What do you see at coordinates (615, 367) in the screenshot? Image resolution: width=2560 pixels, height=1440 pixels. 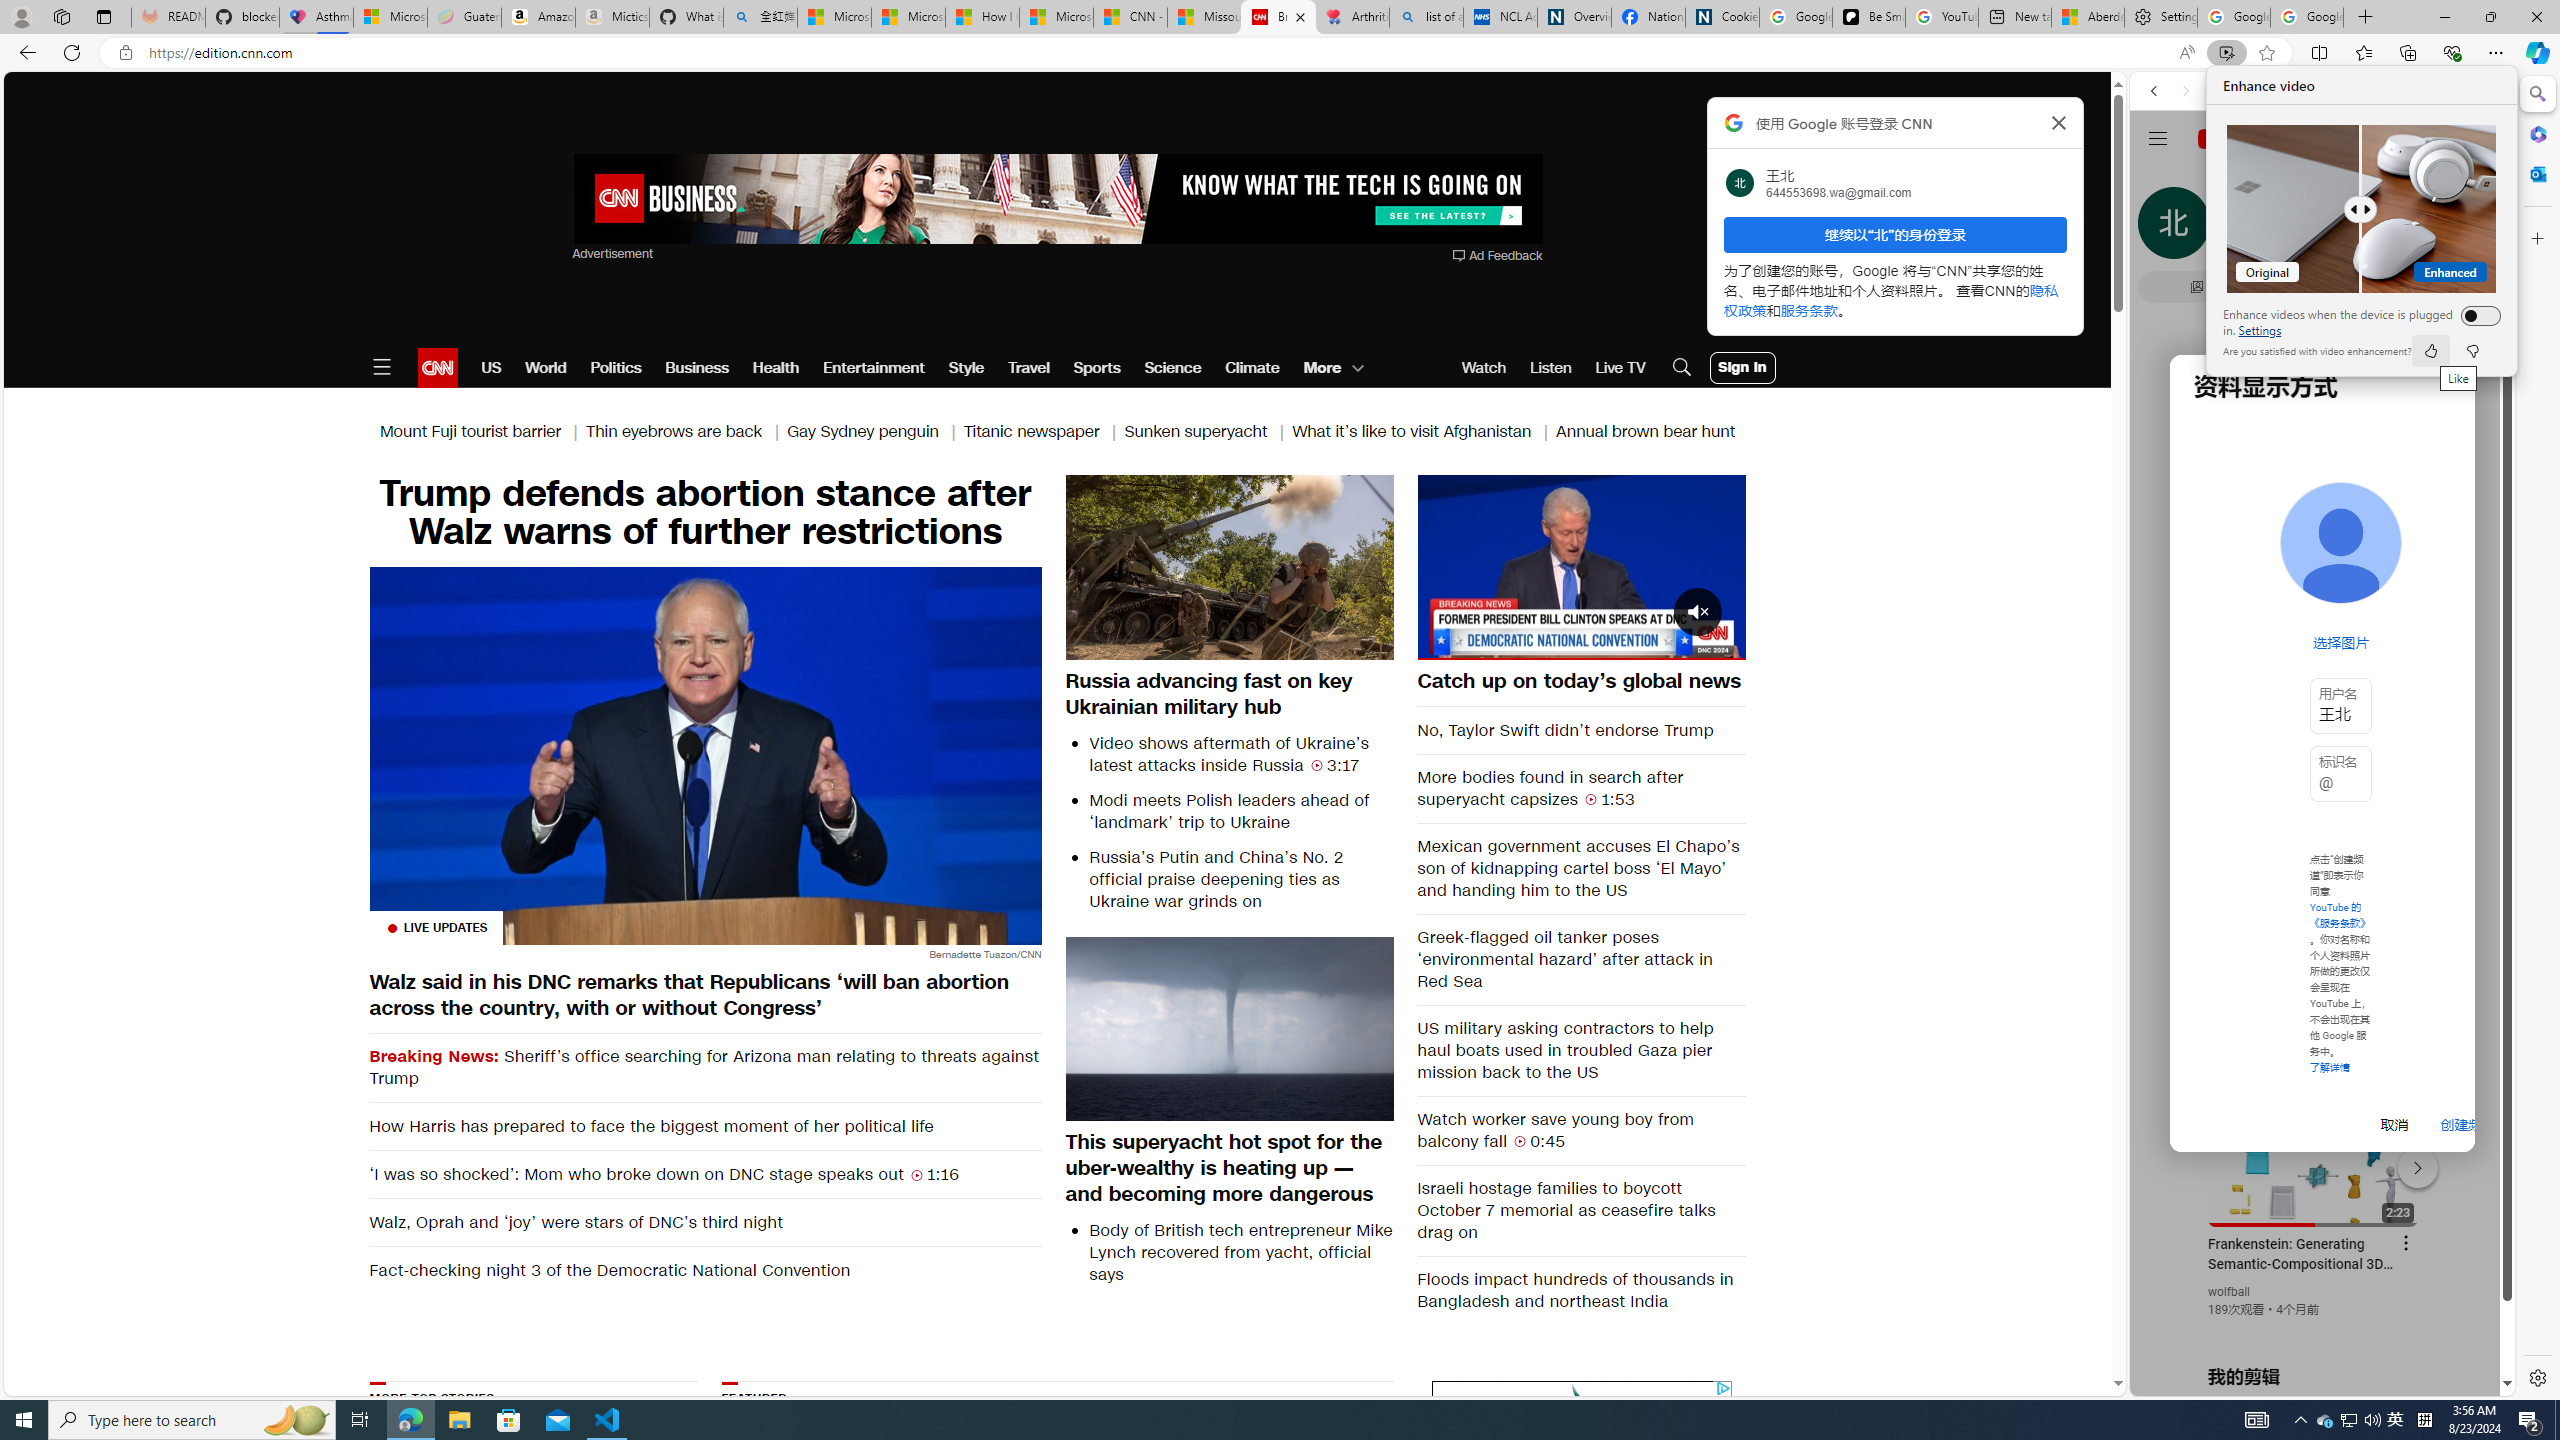 I see `'Politics'` at bounding box center [615, 367].